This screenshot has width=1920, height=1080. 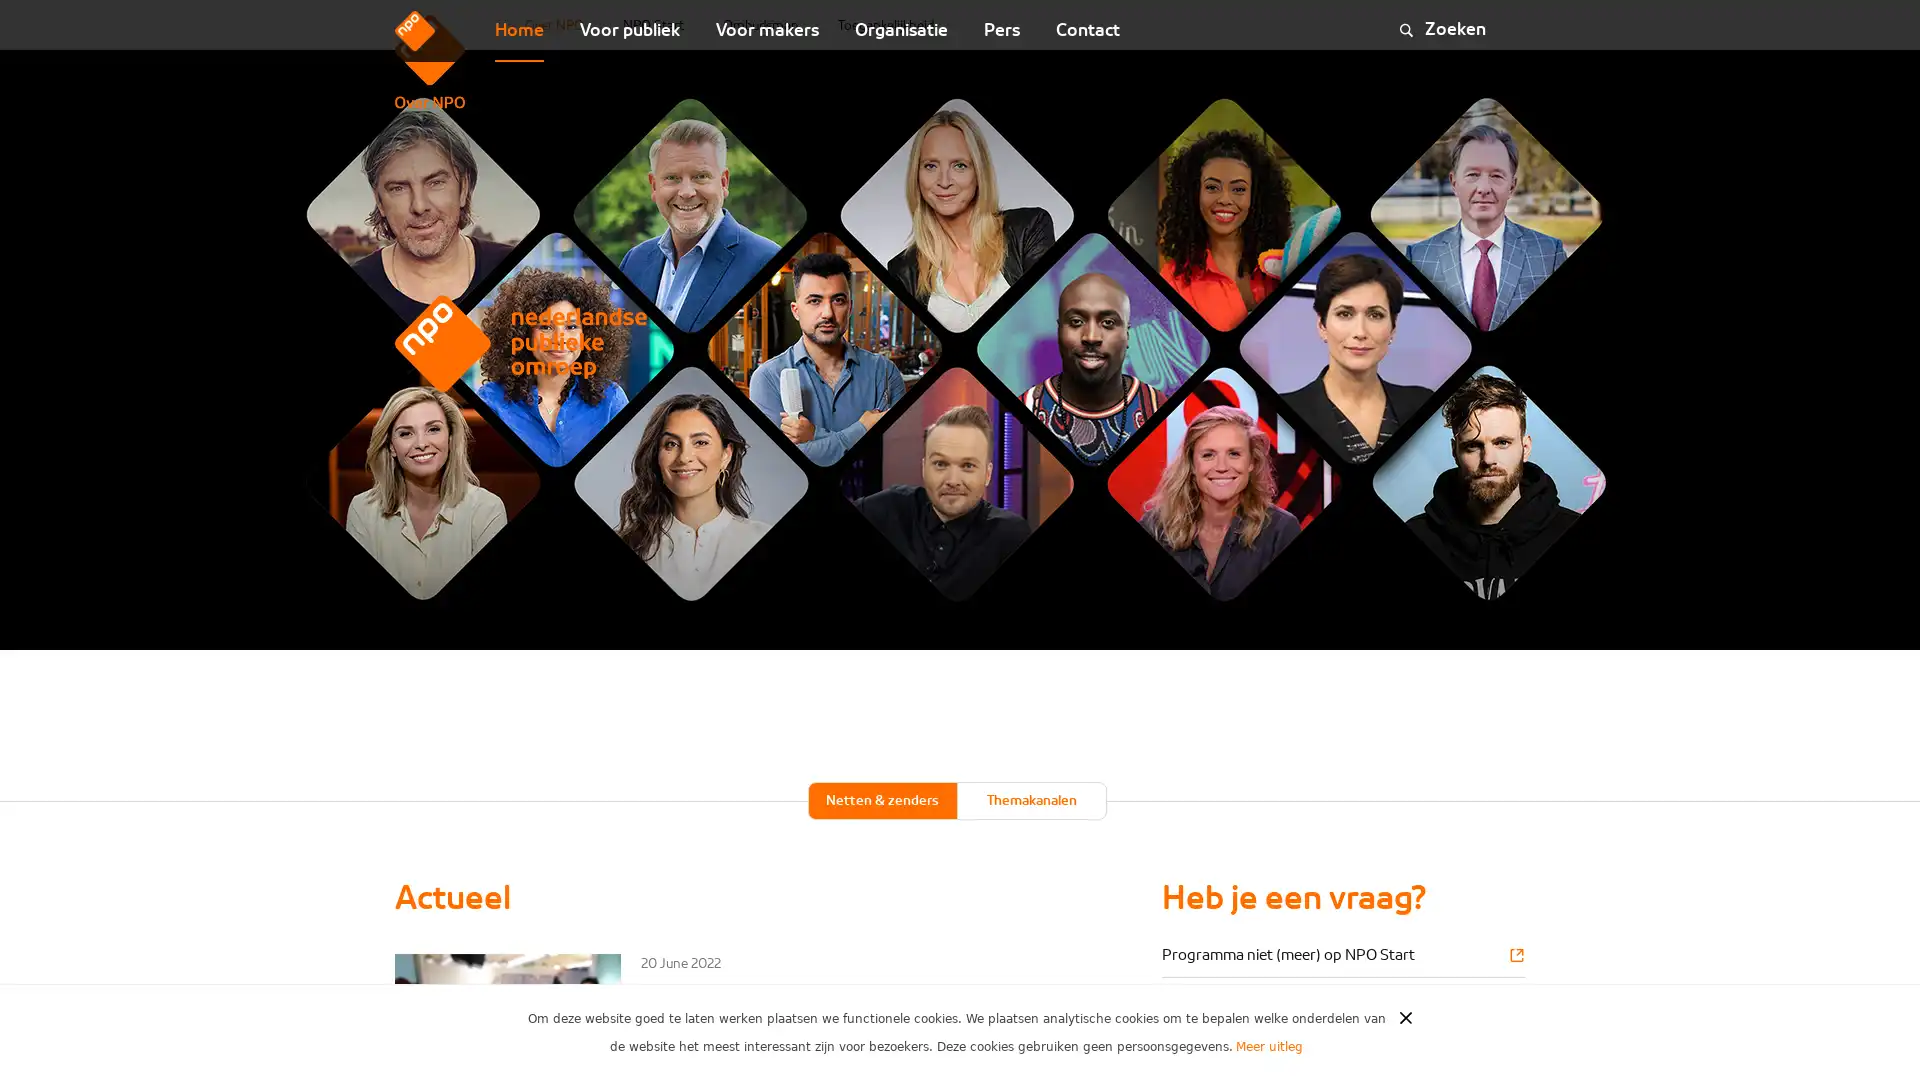 I want to click on Themakanalen, so click(x=1031, y=800).